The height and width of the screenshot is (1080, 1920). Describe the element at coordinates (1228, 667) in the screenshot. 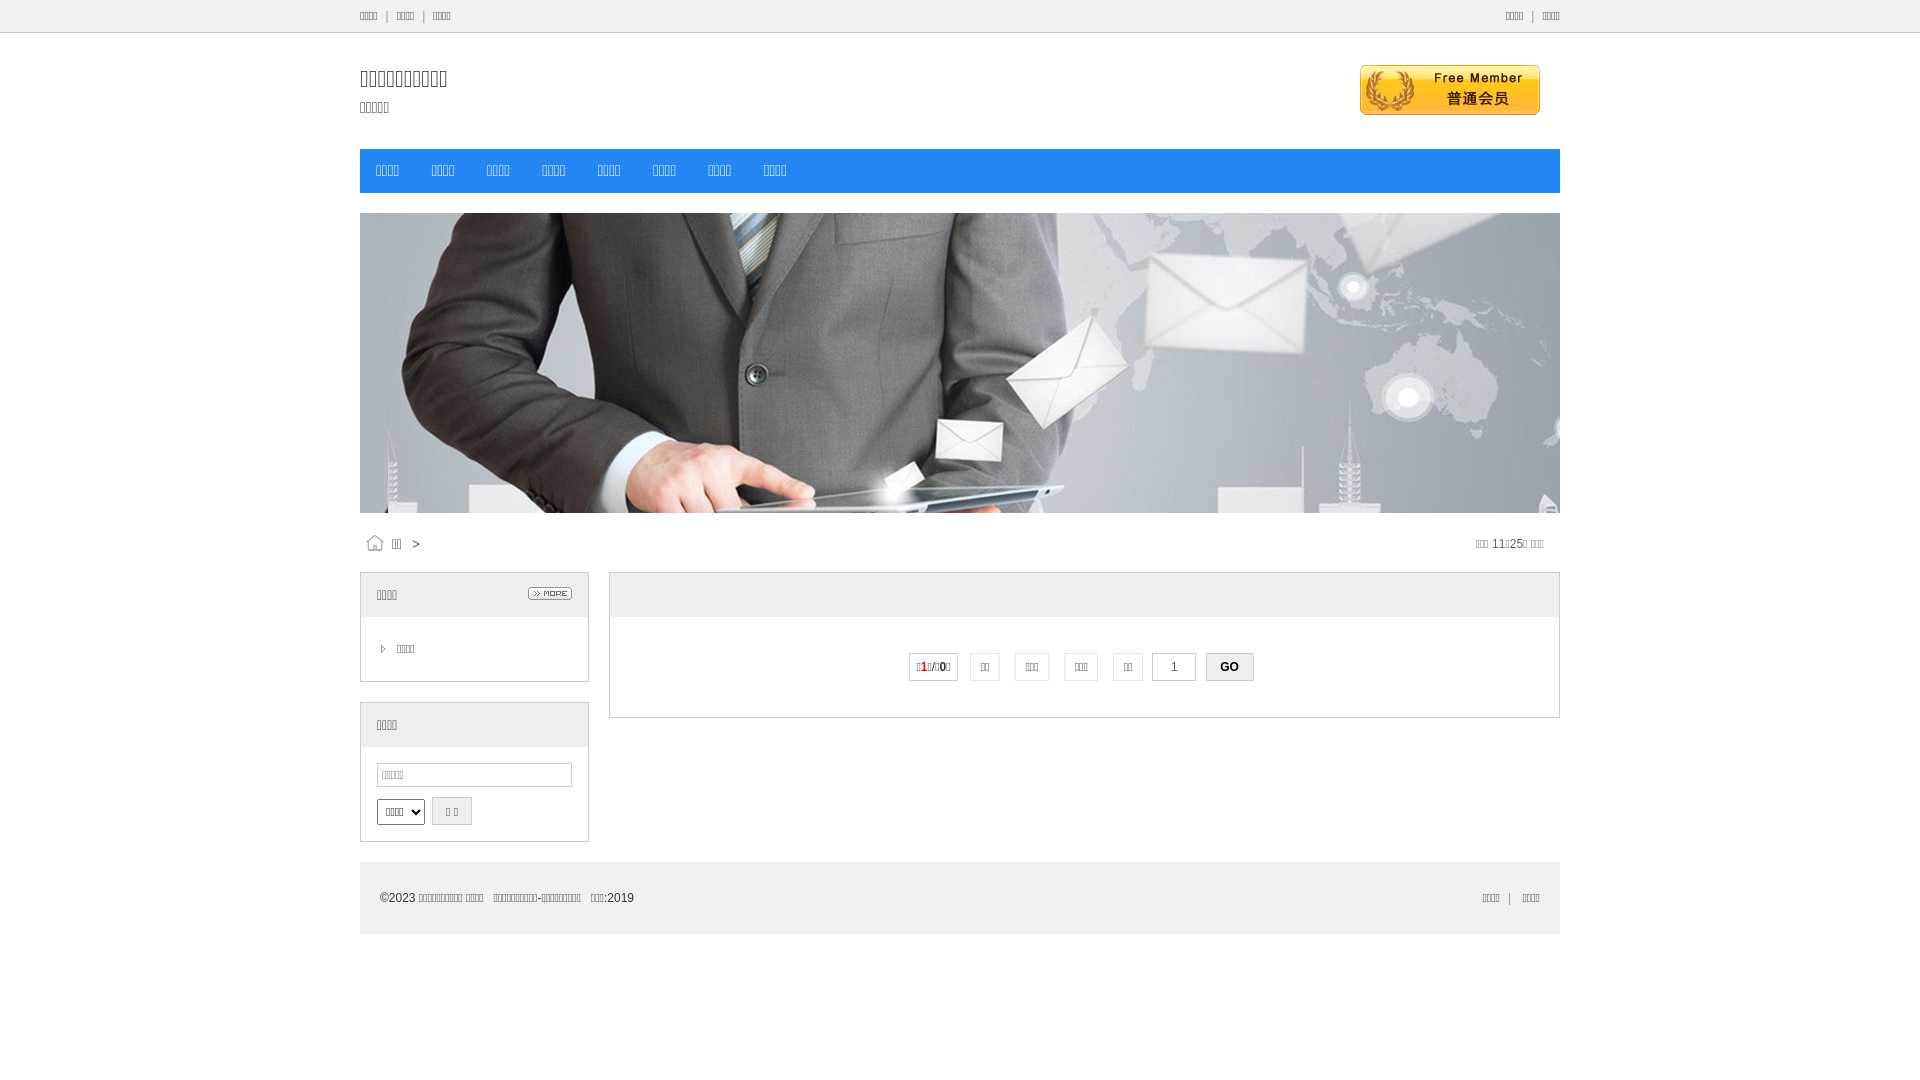

I see `'GO'` at that location.